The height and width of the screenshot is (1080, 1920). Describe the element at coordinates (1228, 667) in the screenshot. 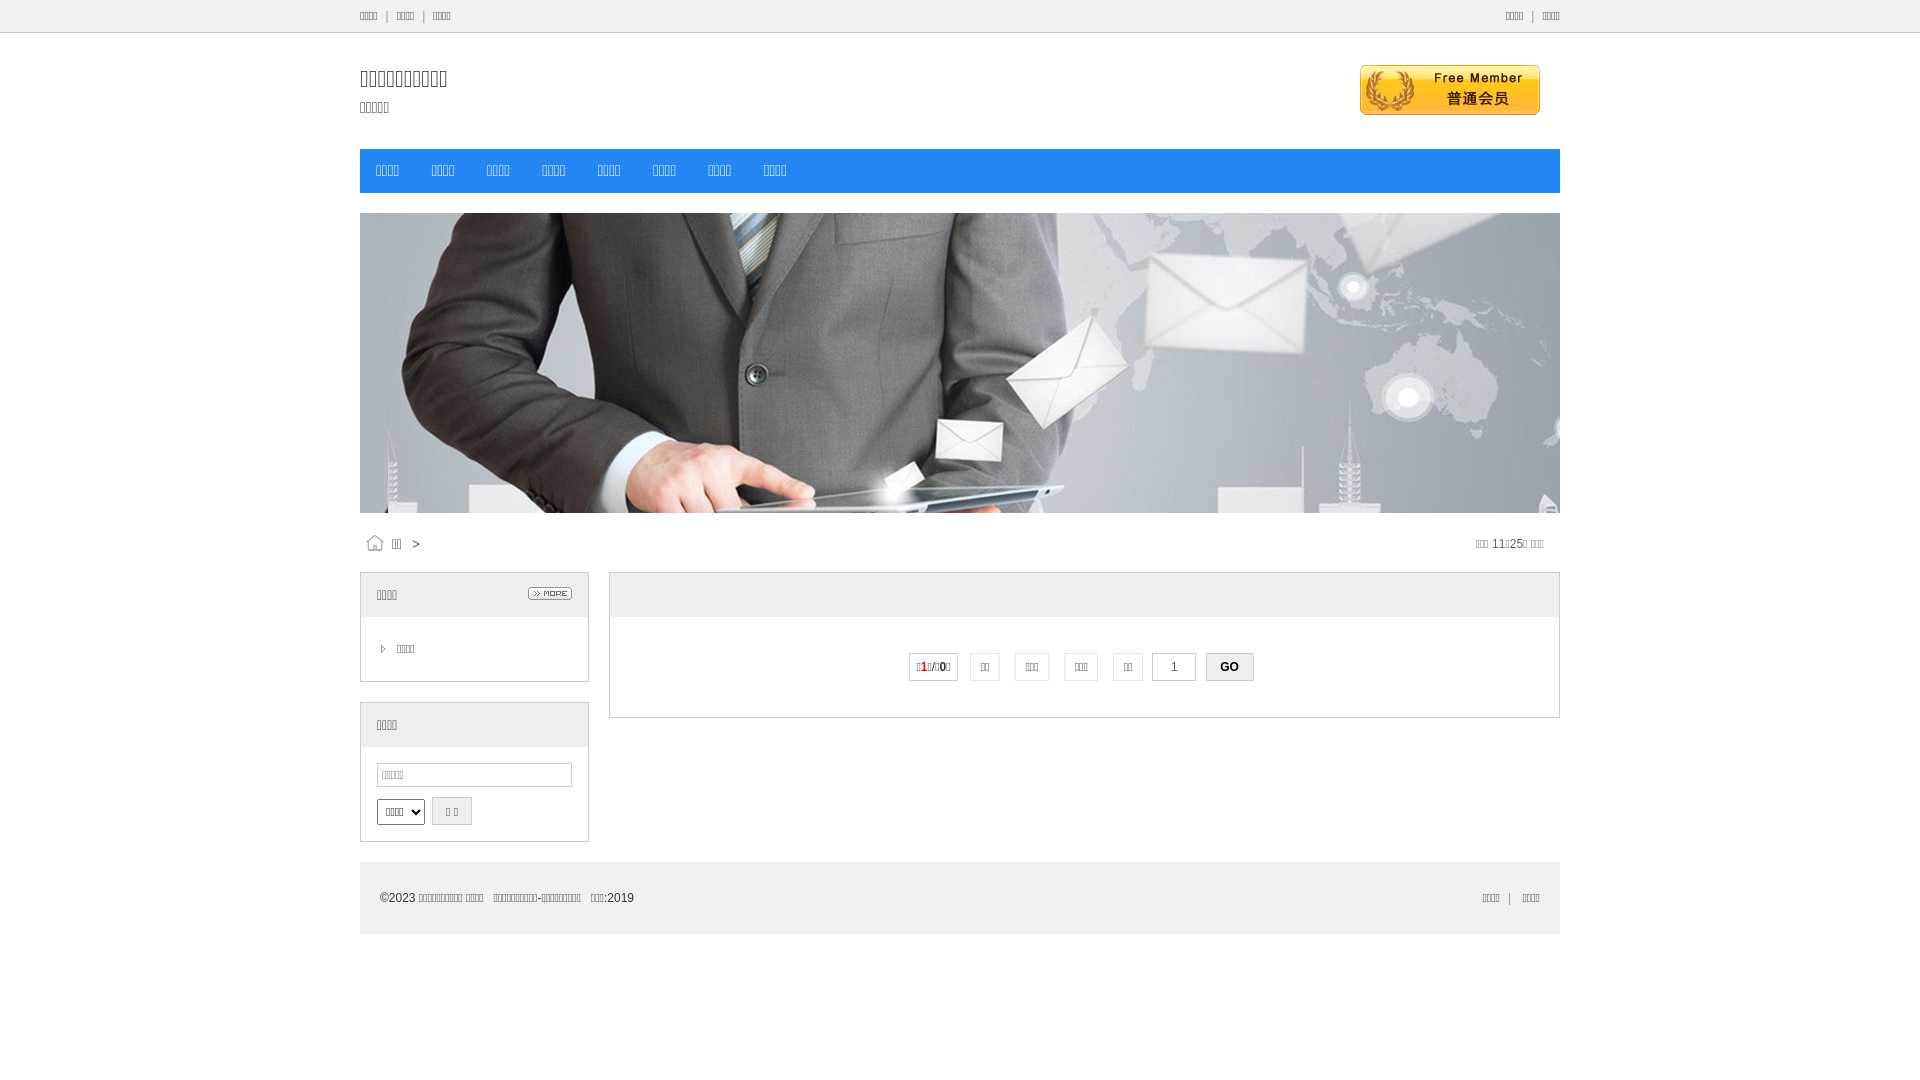

I see `'GO'` at that location.